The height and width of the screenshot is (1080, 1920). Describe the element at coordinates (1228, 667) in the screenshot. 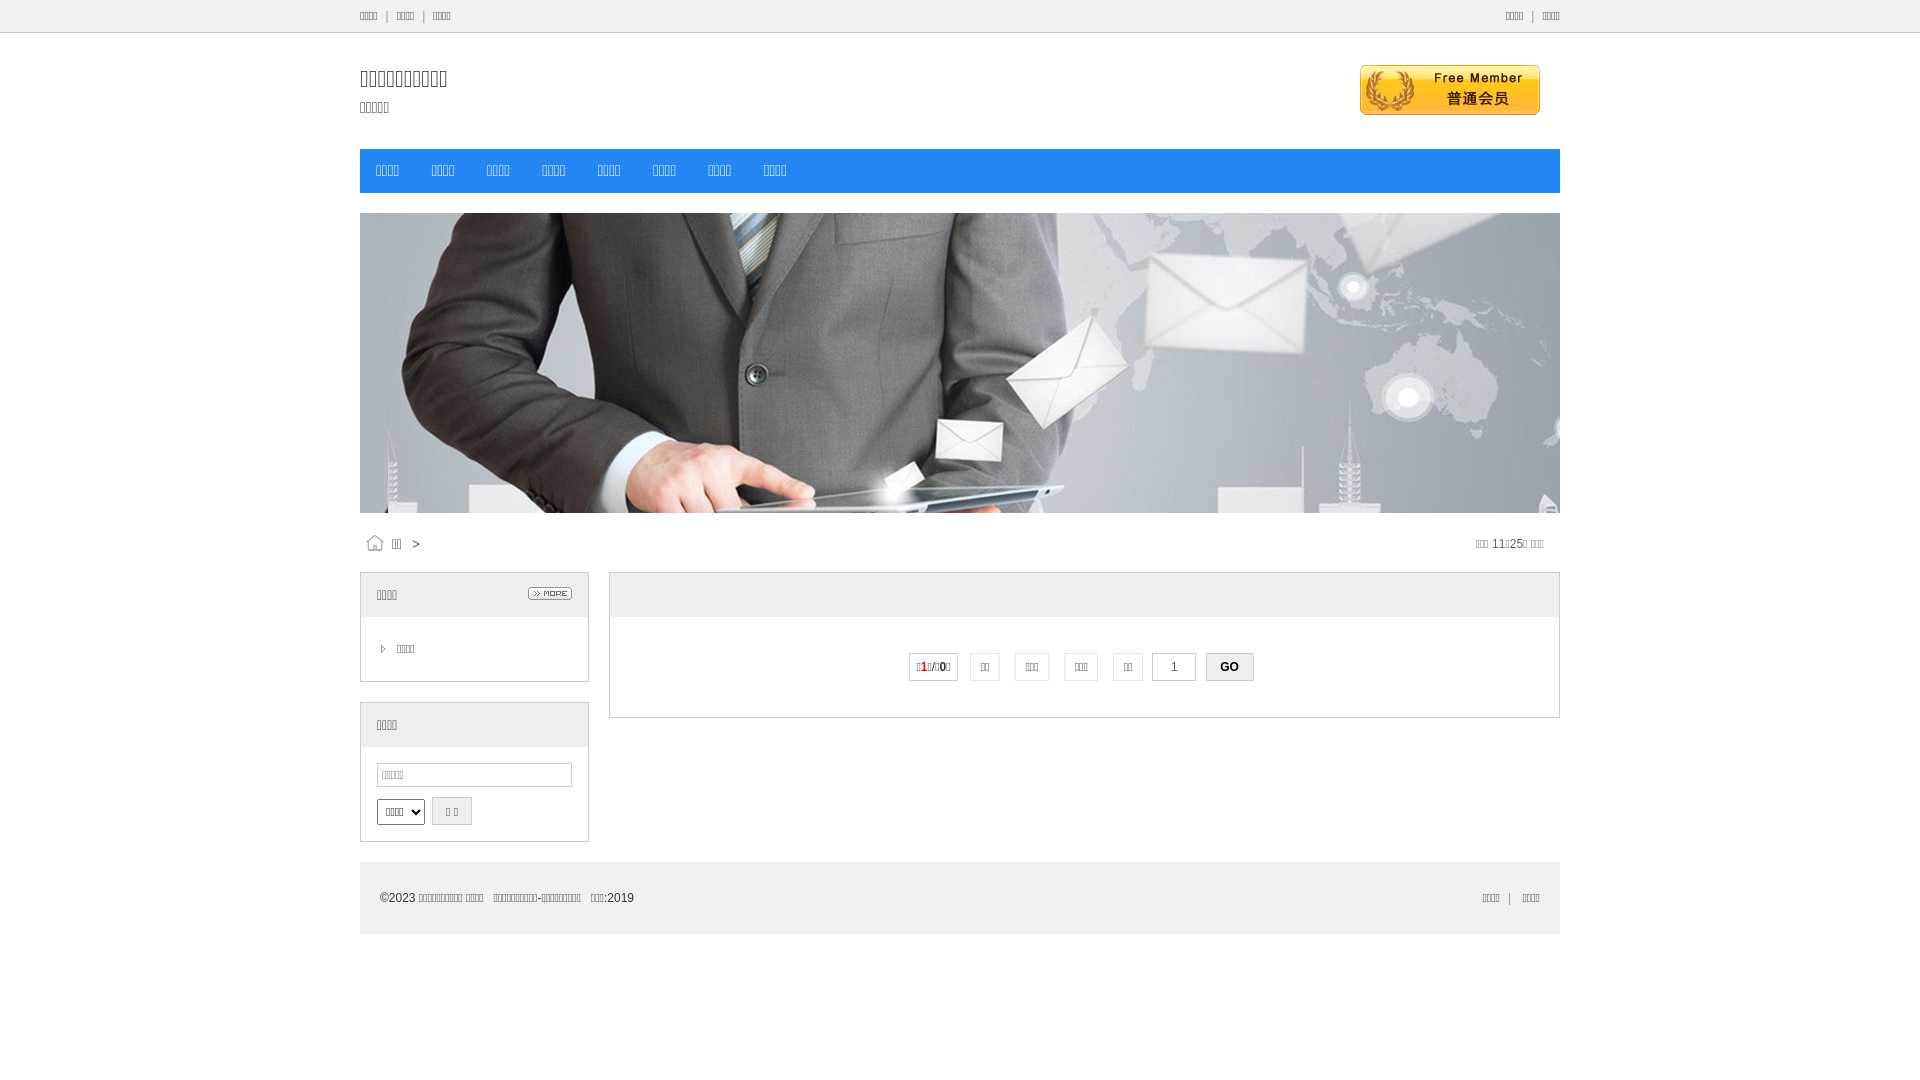

I see `'GO'` at that location.